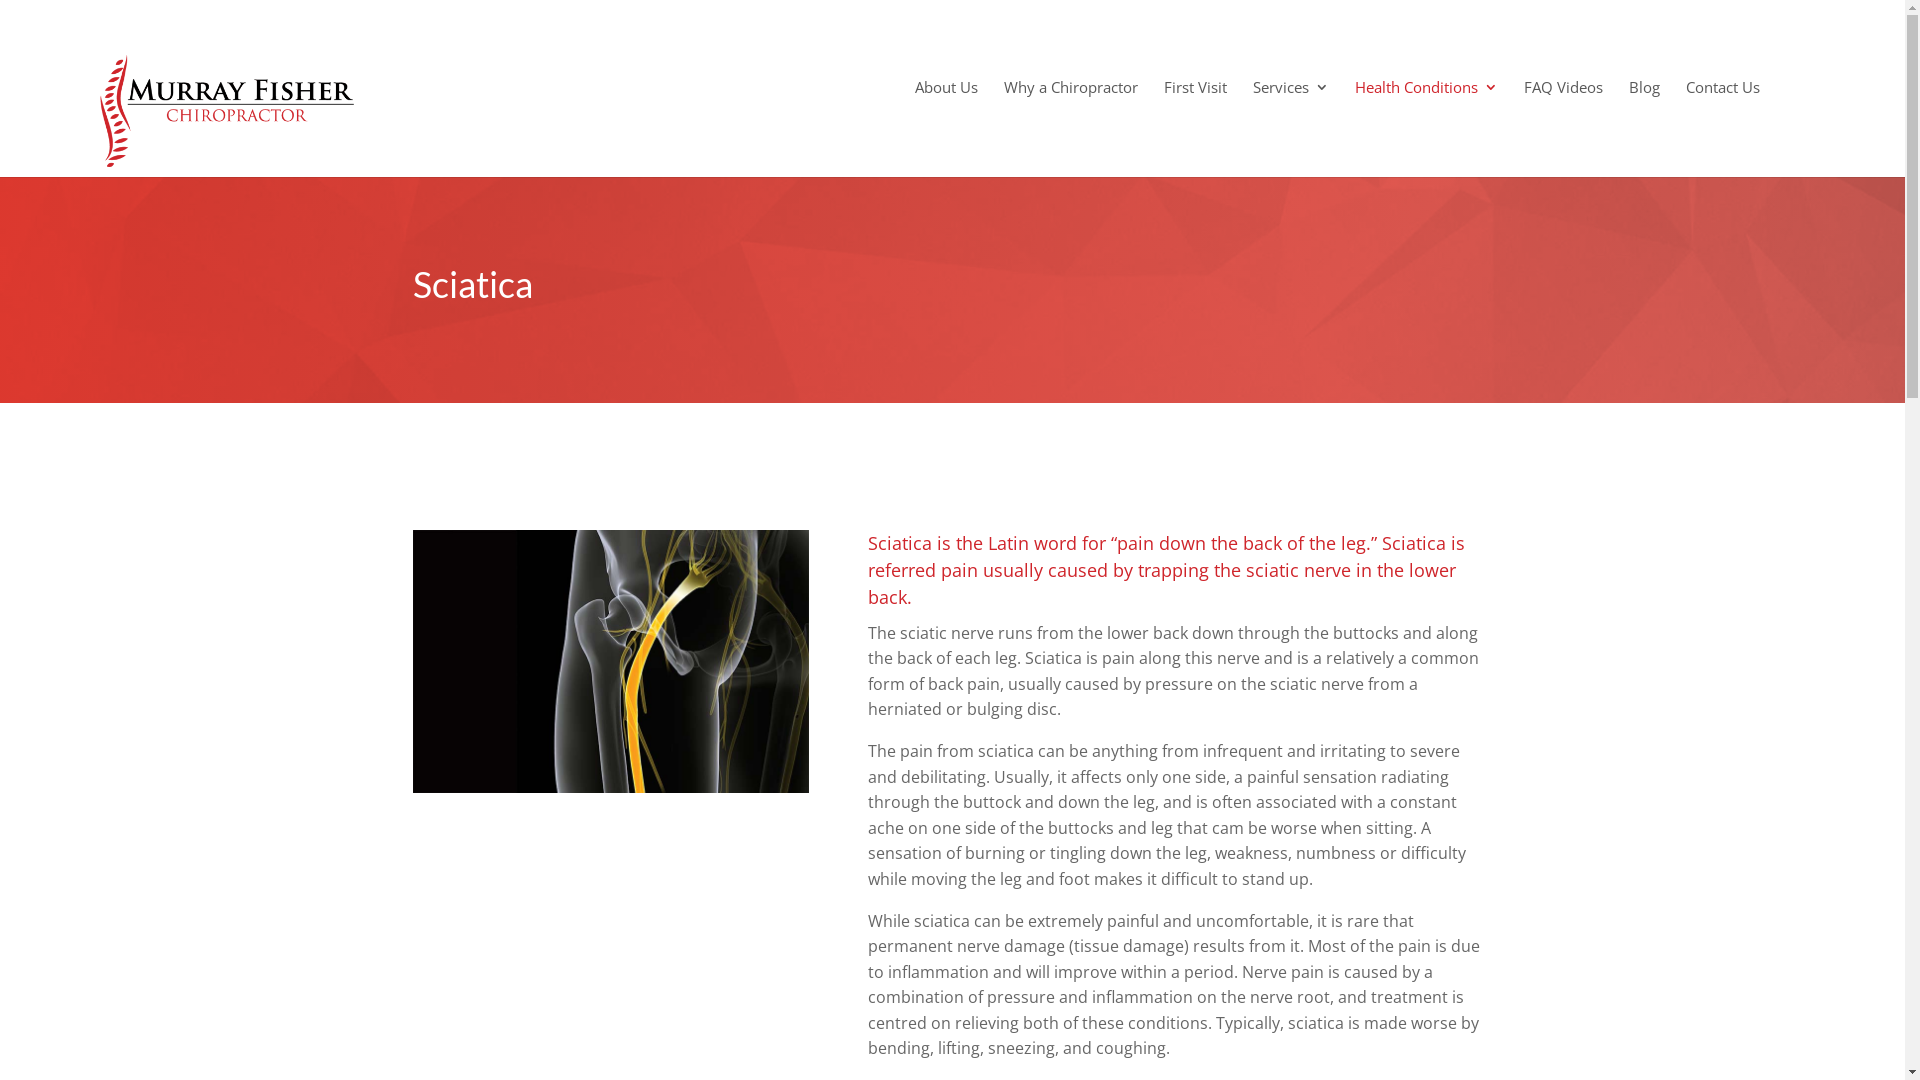 The width and height of the screenshot is (1920, 1080). What do you see at coordinates (1195, 103) in the screenshot?
I see `'First Visit'` at bounding box center [1195, 103].